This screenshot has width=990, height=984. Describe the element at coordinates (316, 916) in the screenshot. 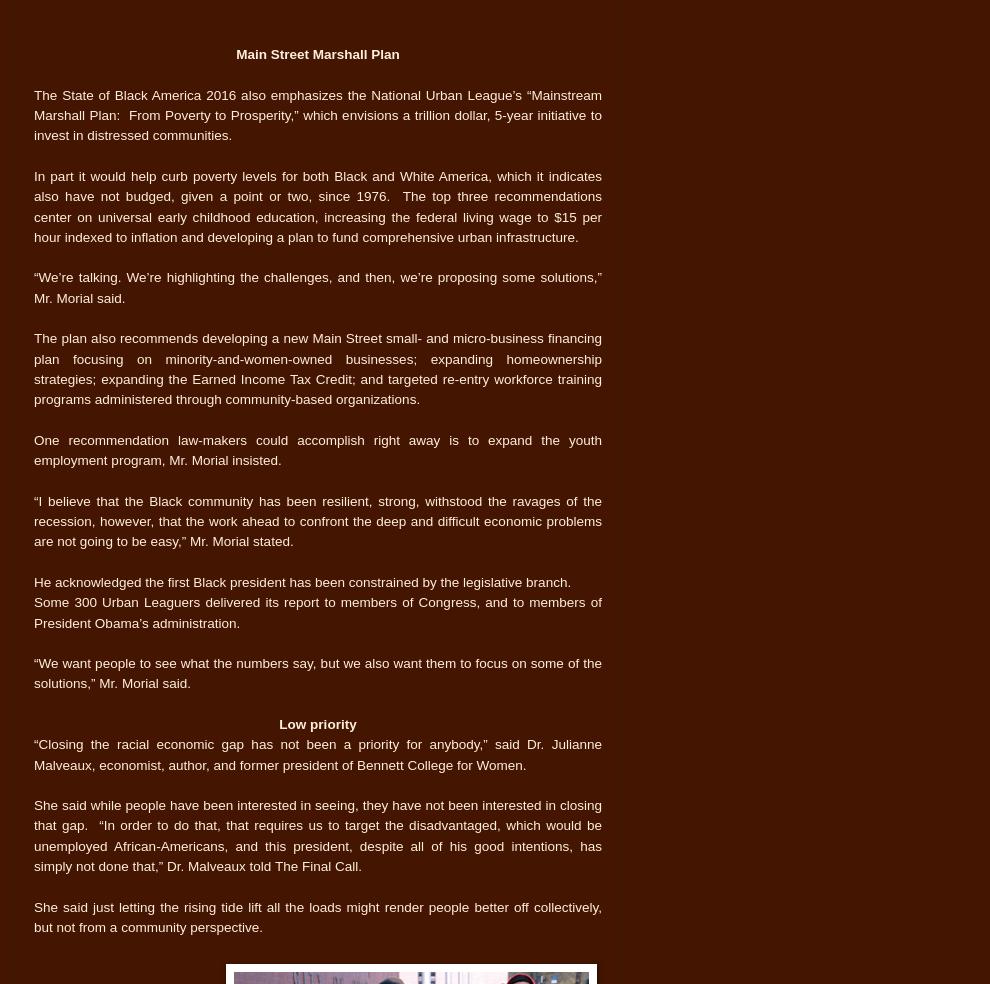

I see `'She said just letting the rising tide lift all the loads might render people better off collectively, but not from a community perspective.'` at that location.